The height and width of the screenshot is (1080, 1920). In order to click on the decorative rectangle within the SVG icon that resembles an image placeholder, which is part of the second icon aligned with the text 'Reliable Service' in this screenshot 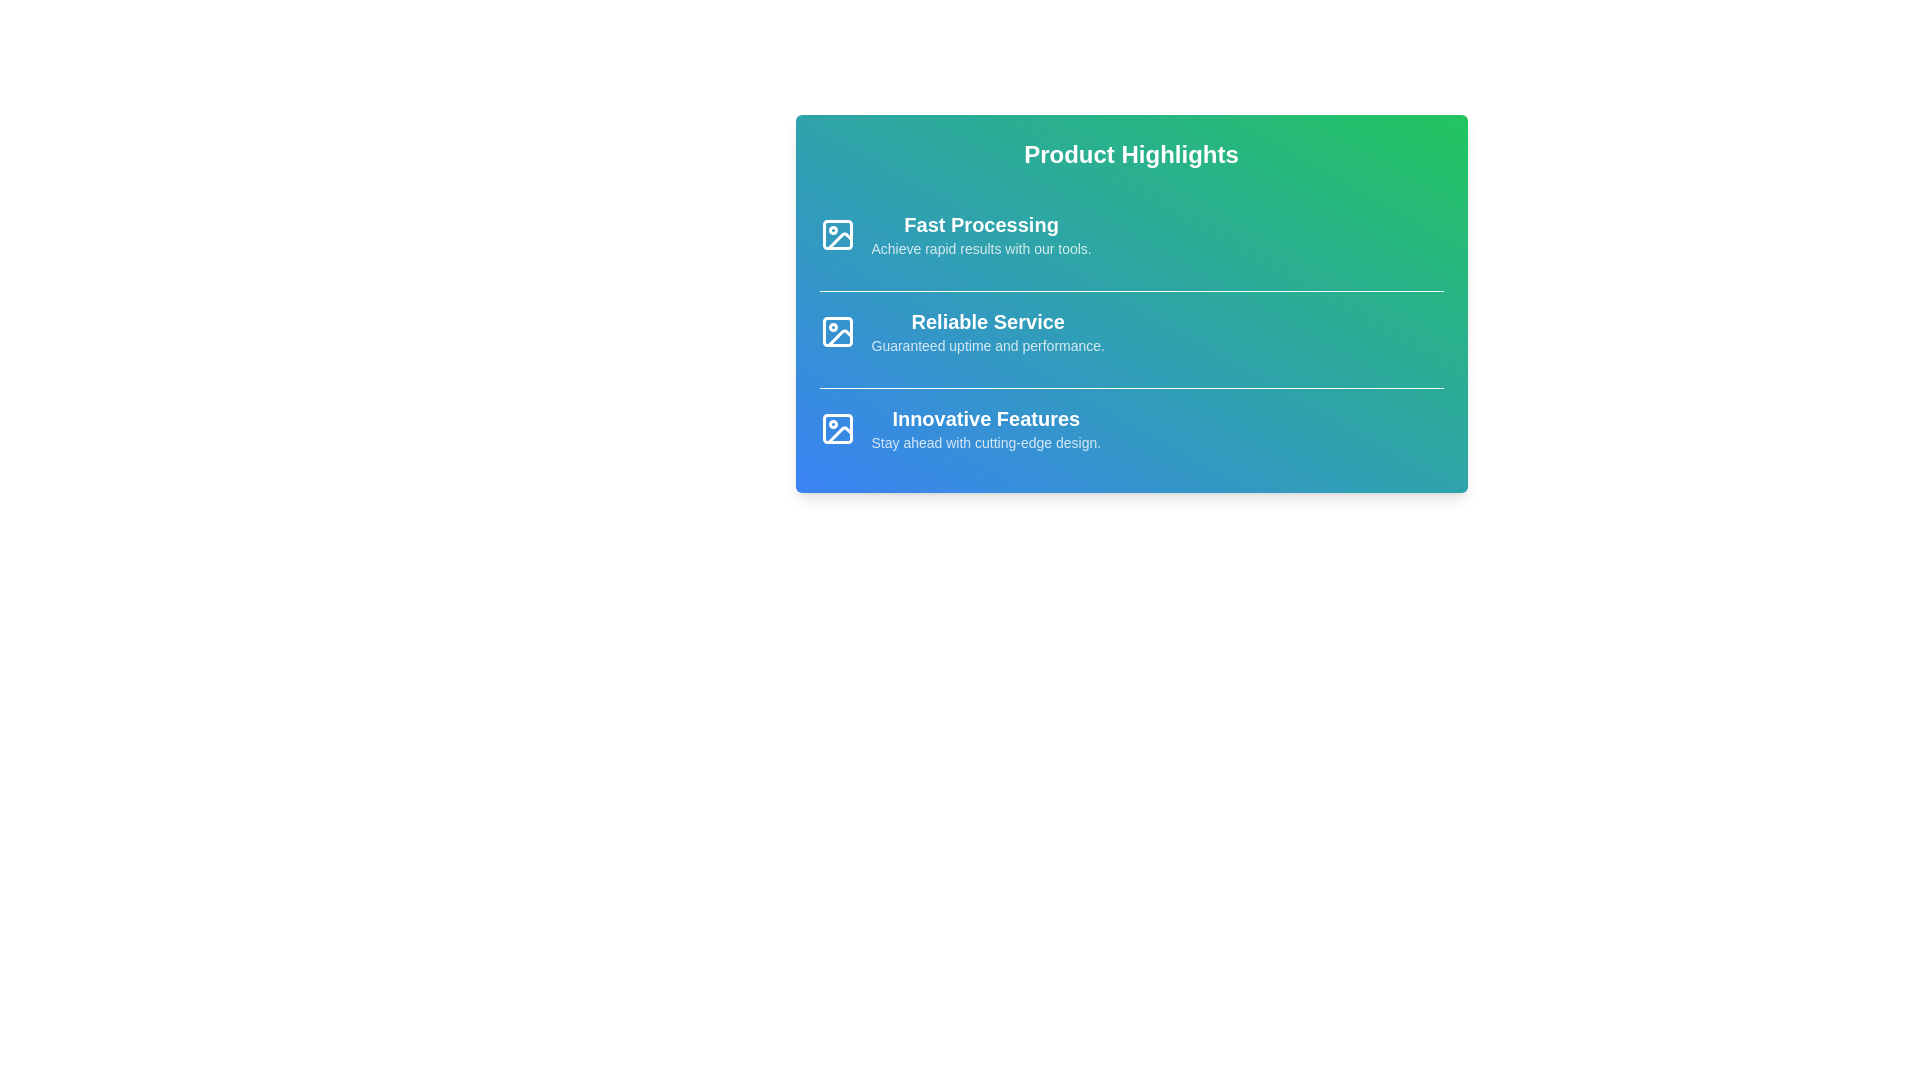, I will do `click(837, 330)`.